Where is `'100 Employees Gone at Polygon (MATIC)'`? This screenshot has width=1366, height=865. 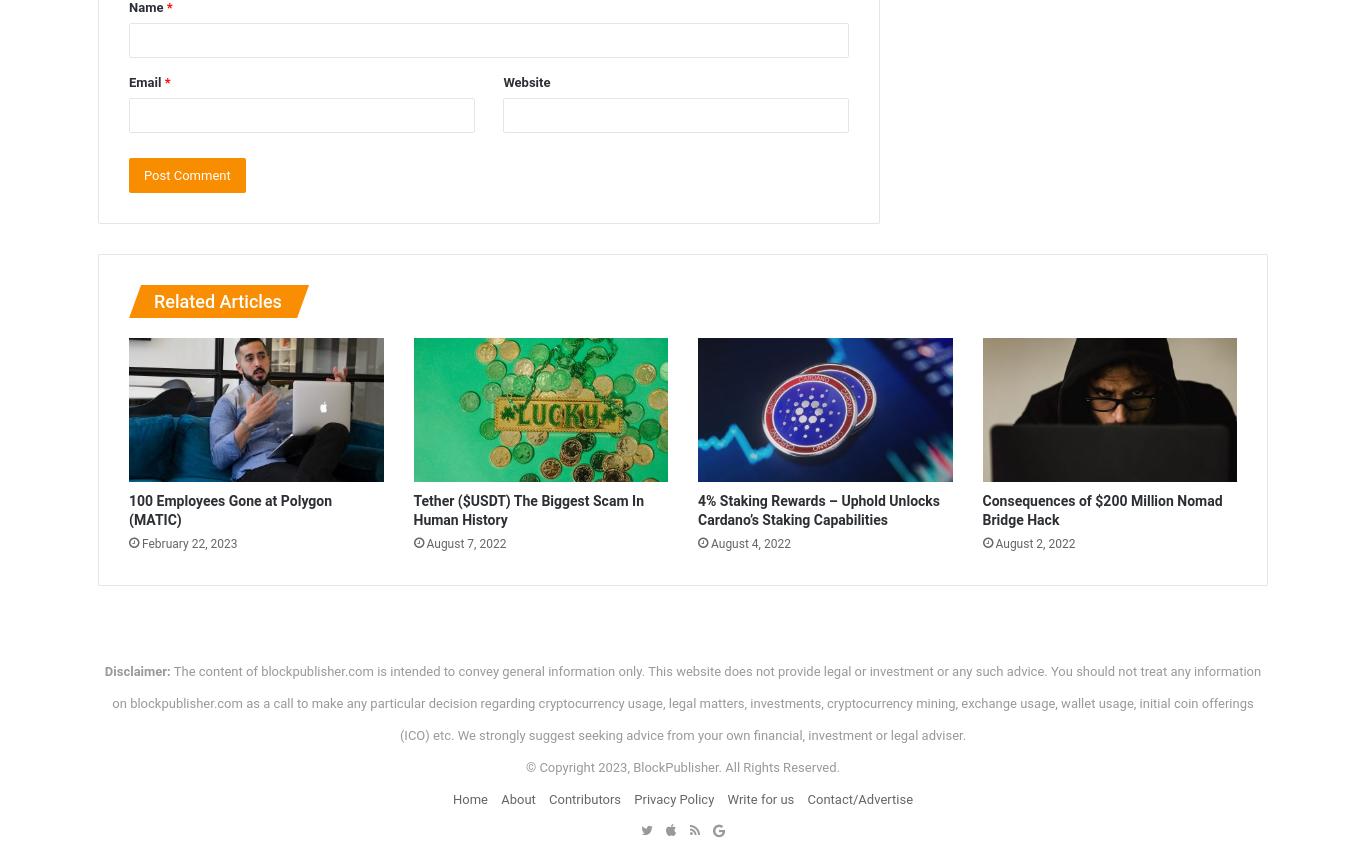 '100 Employees Gone at Polygon (MATIC)' is located at coordinates (230, 508).